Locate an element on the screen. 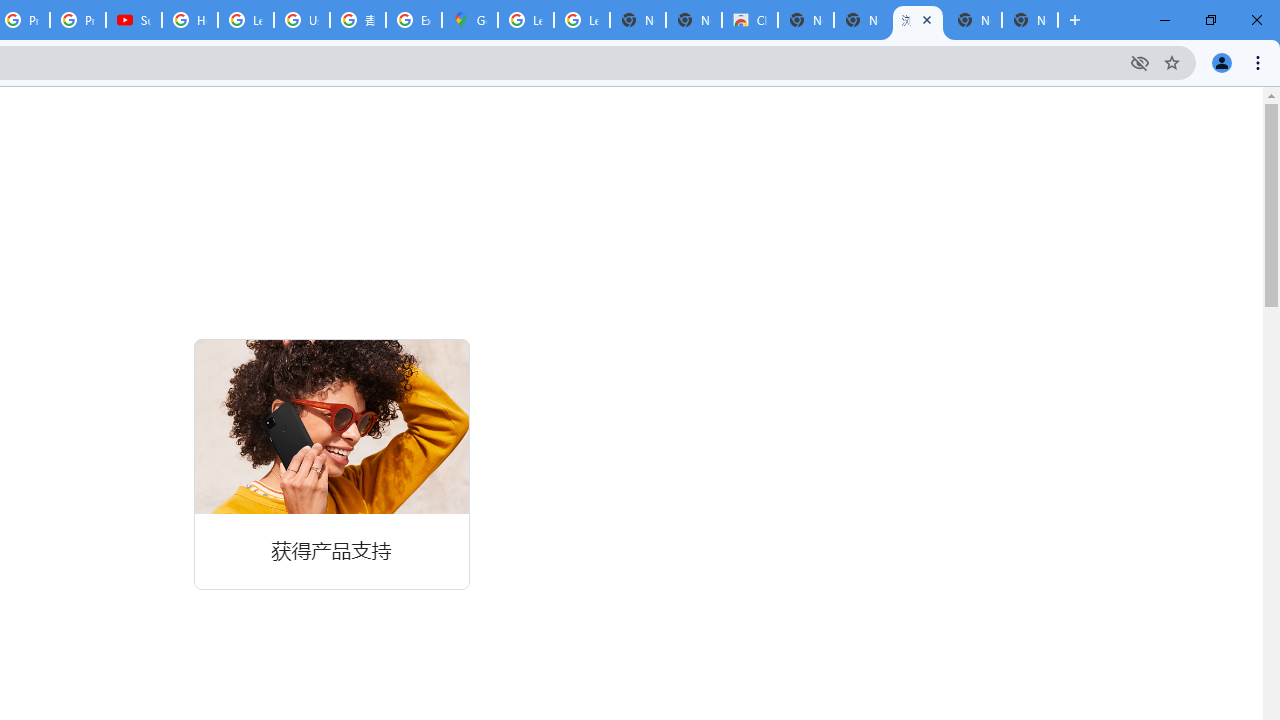  'Chrome Web Store' is located at coordinates (749, 20).